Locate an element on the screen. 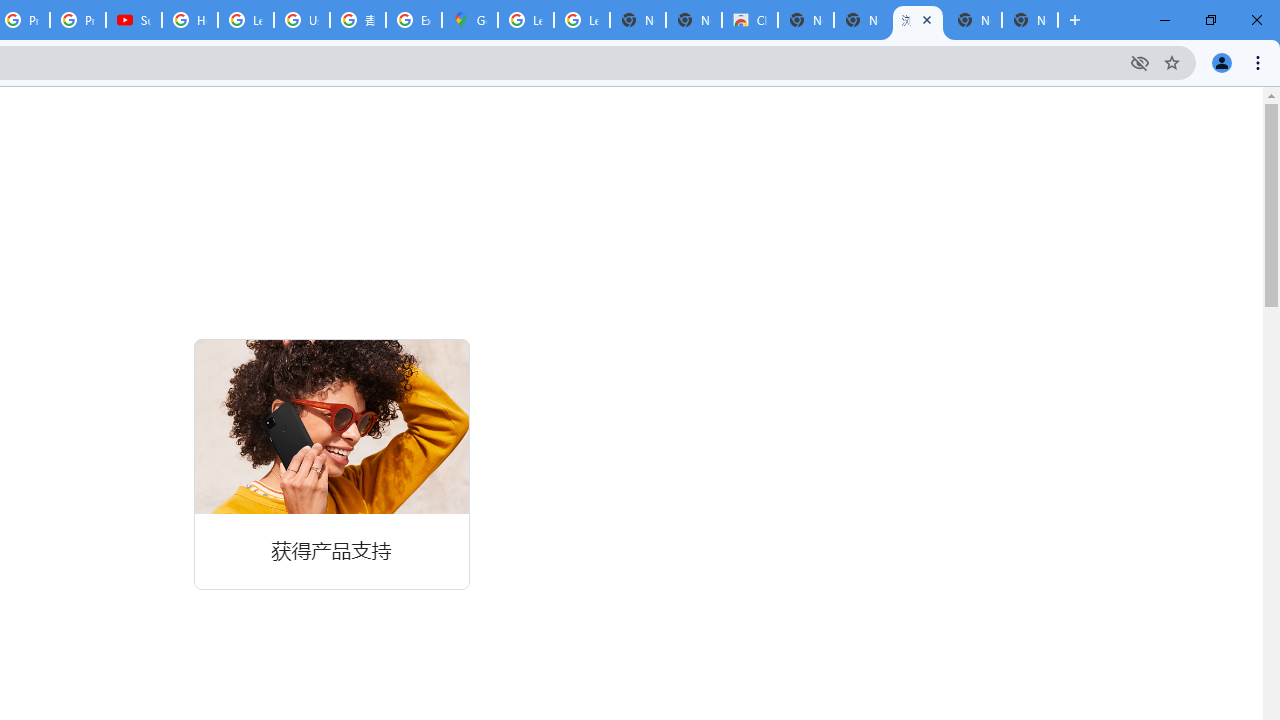  'Chrome Web Store' is located at coordinates (749, 20).